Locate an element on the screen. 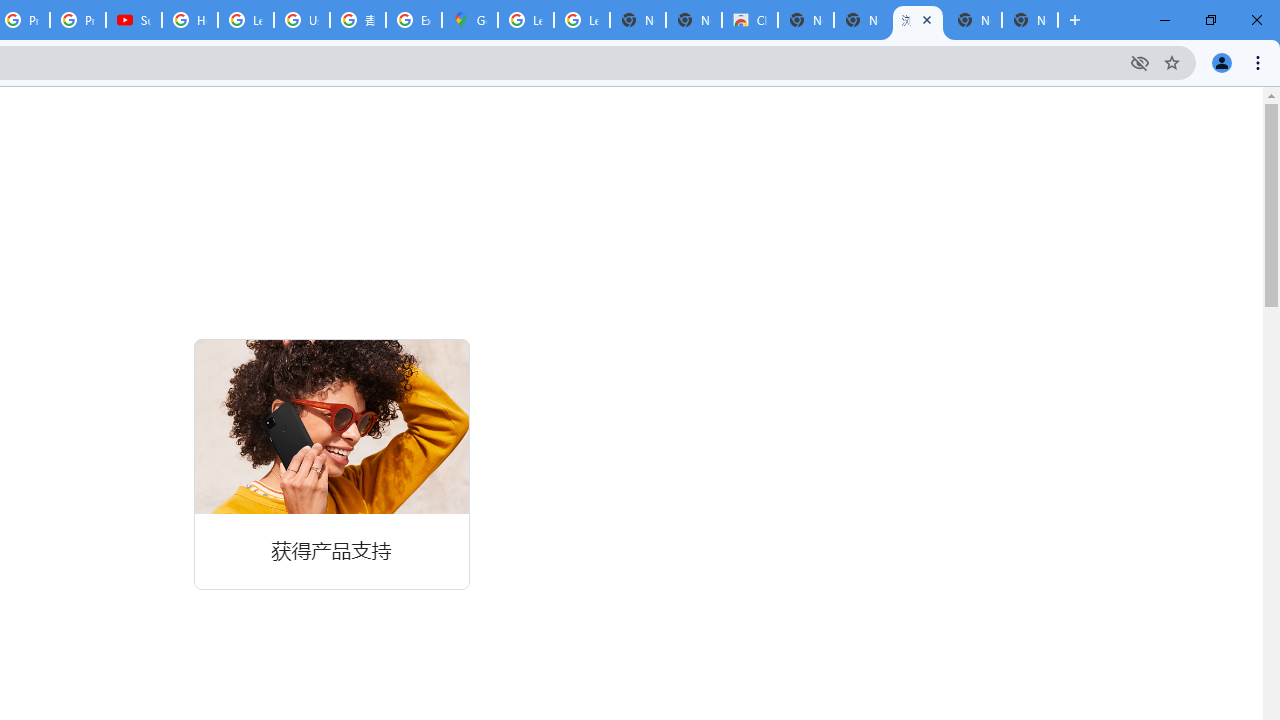  'Chrome Web Store' is located at coordinates (749, 20).